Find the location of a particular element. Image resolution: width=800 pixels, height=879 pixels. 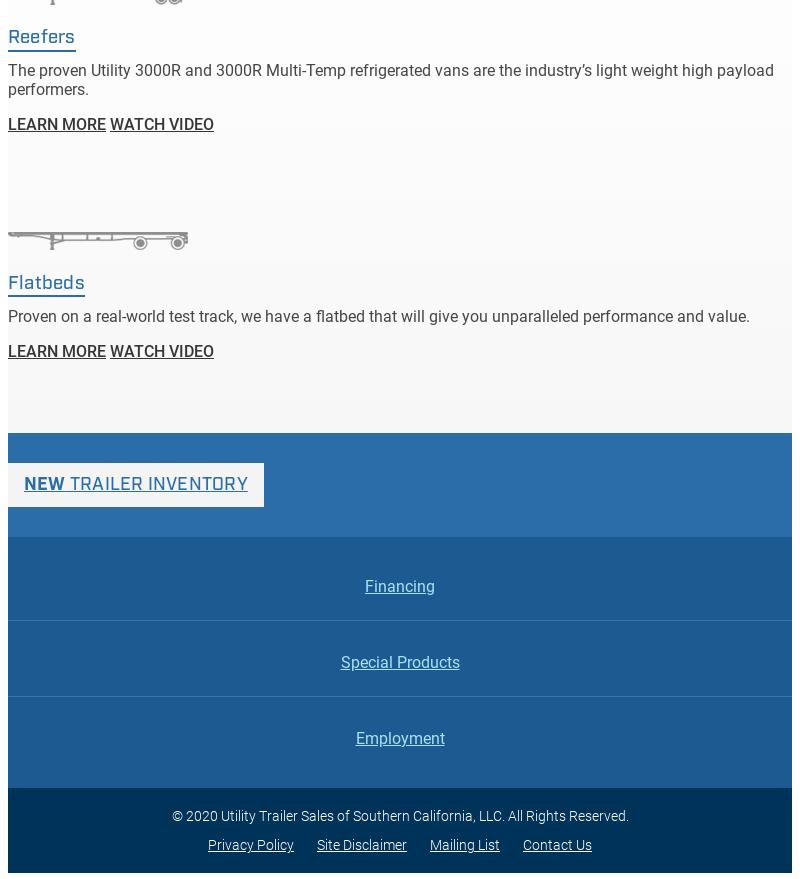

'Reefers' is located at coordinates (40, 36).